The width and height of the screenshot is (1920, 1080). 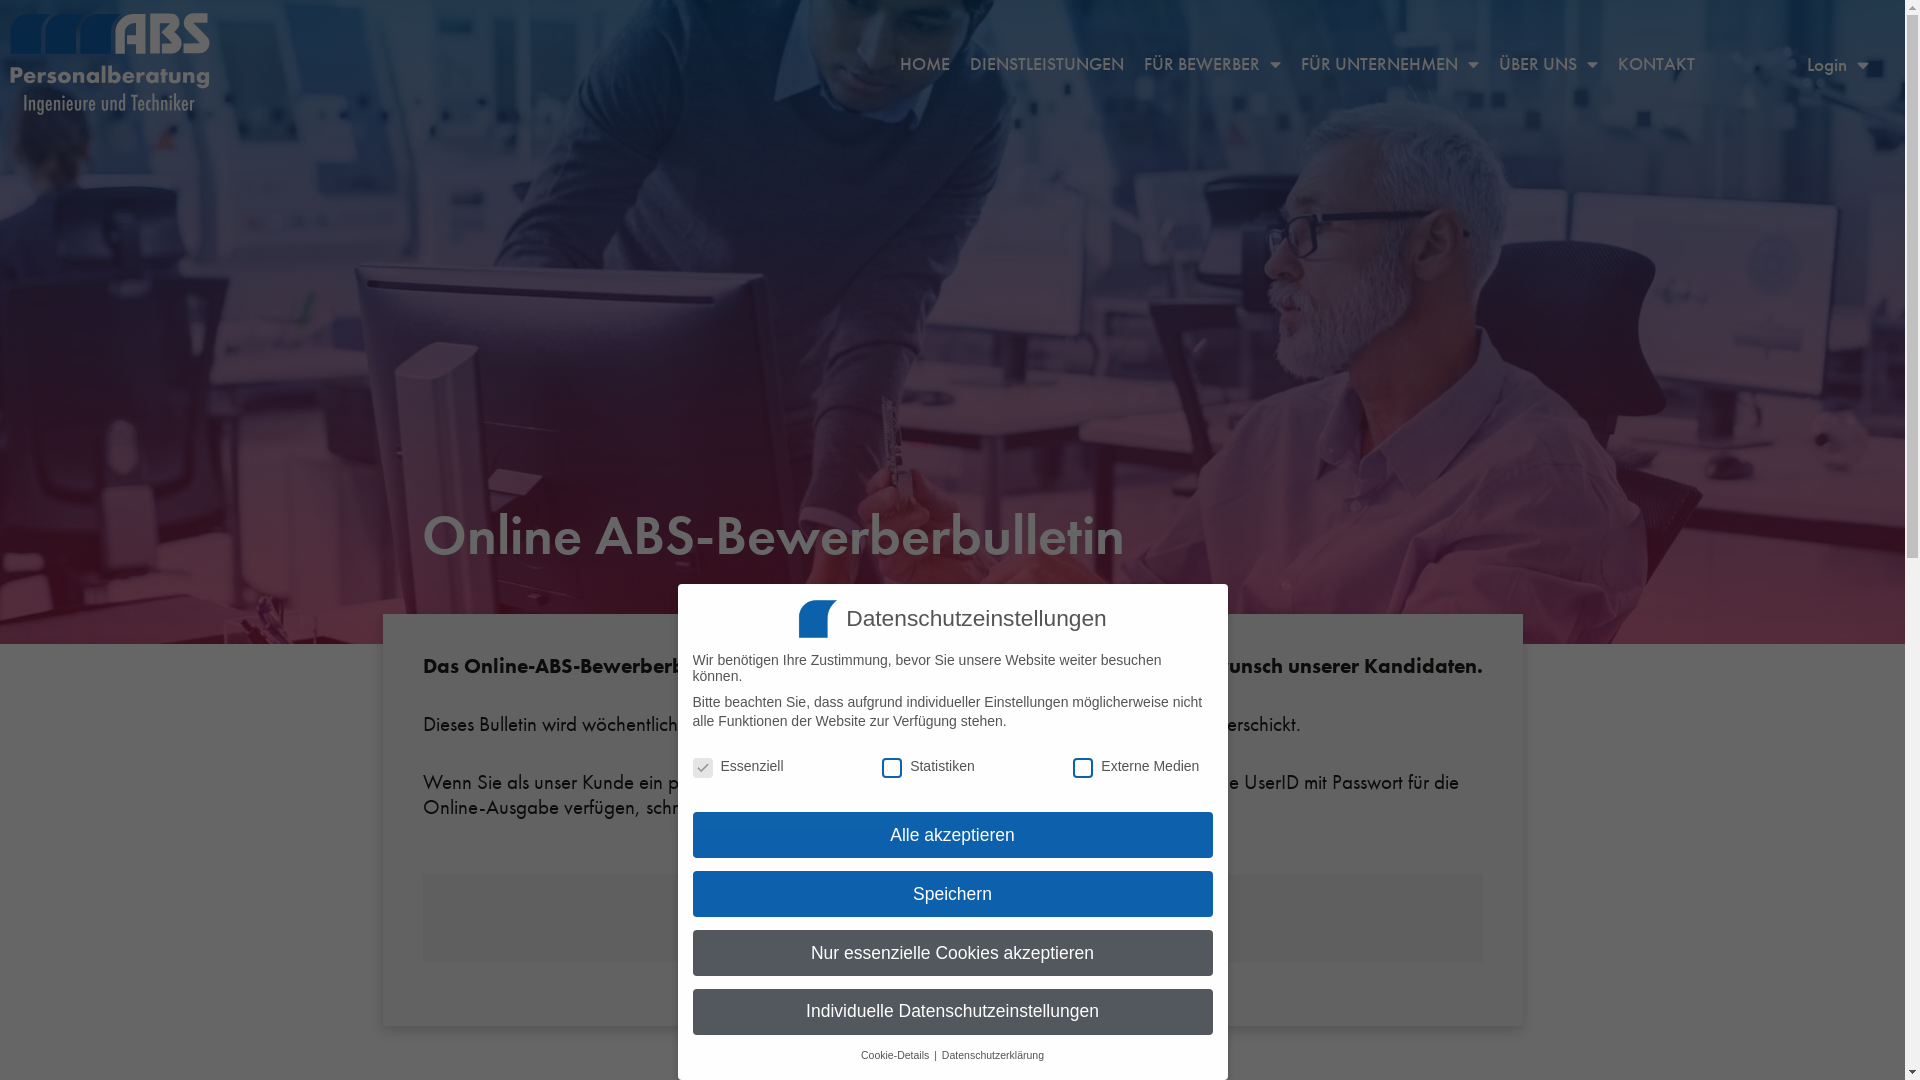 I want to click on 'Login', so click(x=1838, y=63).